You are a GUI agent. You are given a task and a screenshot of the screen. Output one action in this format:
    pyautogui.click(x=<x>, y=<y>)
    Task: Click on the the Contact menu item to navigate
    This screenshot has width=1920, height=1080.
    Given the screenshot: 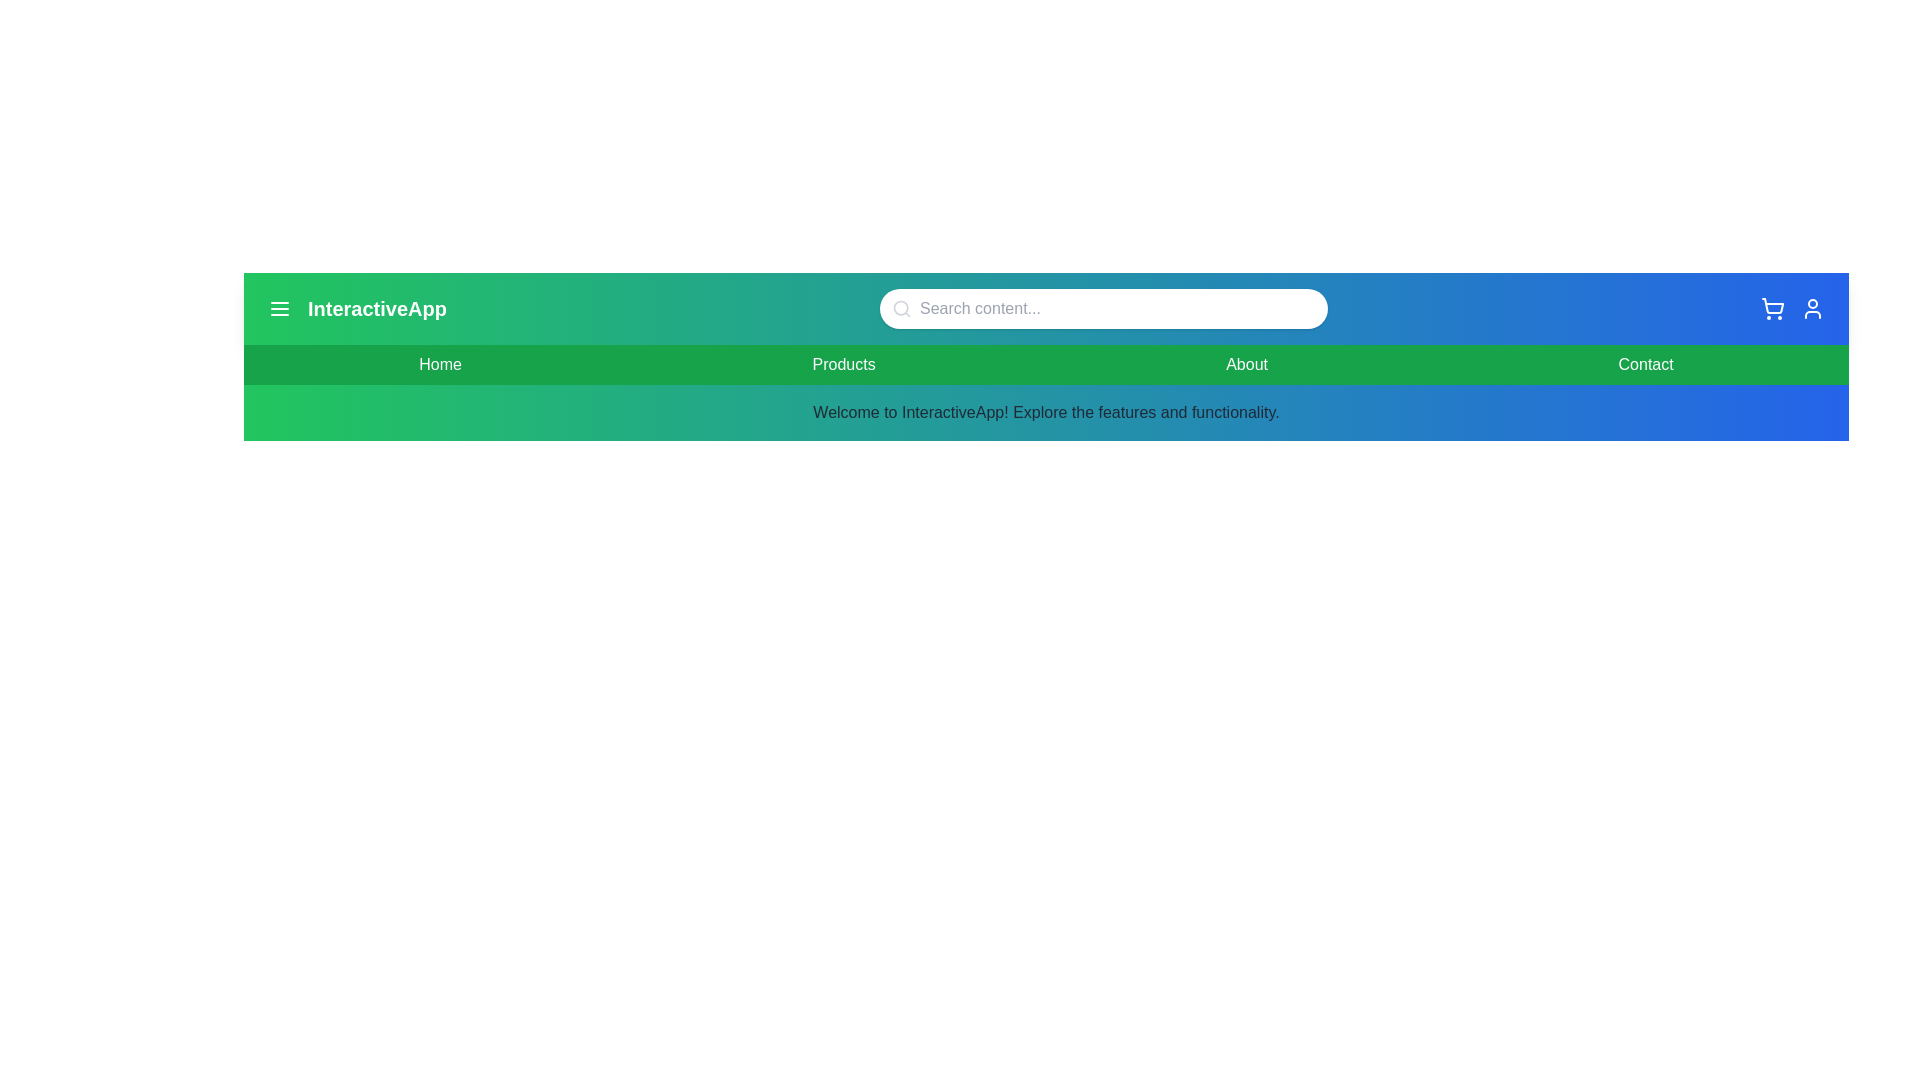 What is the action you would take?
    pyautogui.click(x=1646, y=365)
    